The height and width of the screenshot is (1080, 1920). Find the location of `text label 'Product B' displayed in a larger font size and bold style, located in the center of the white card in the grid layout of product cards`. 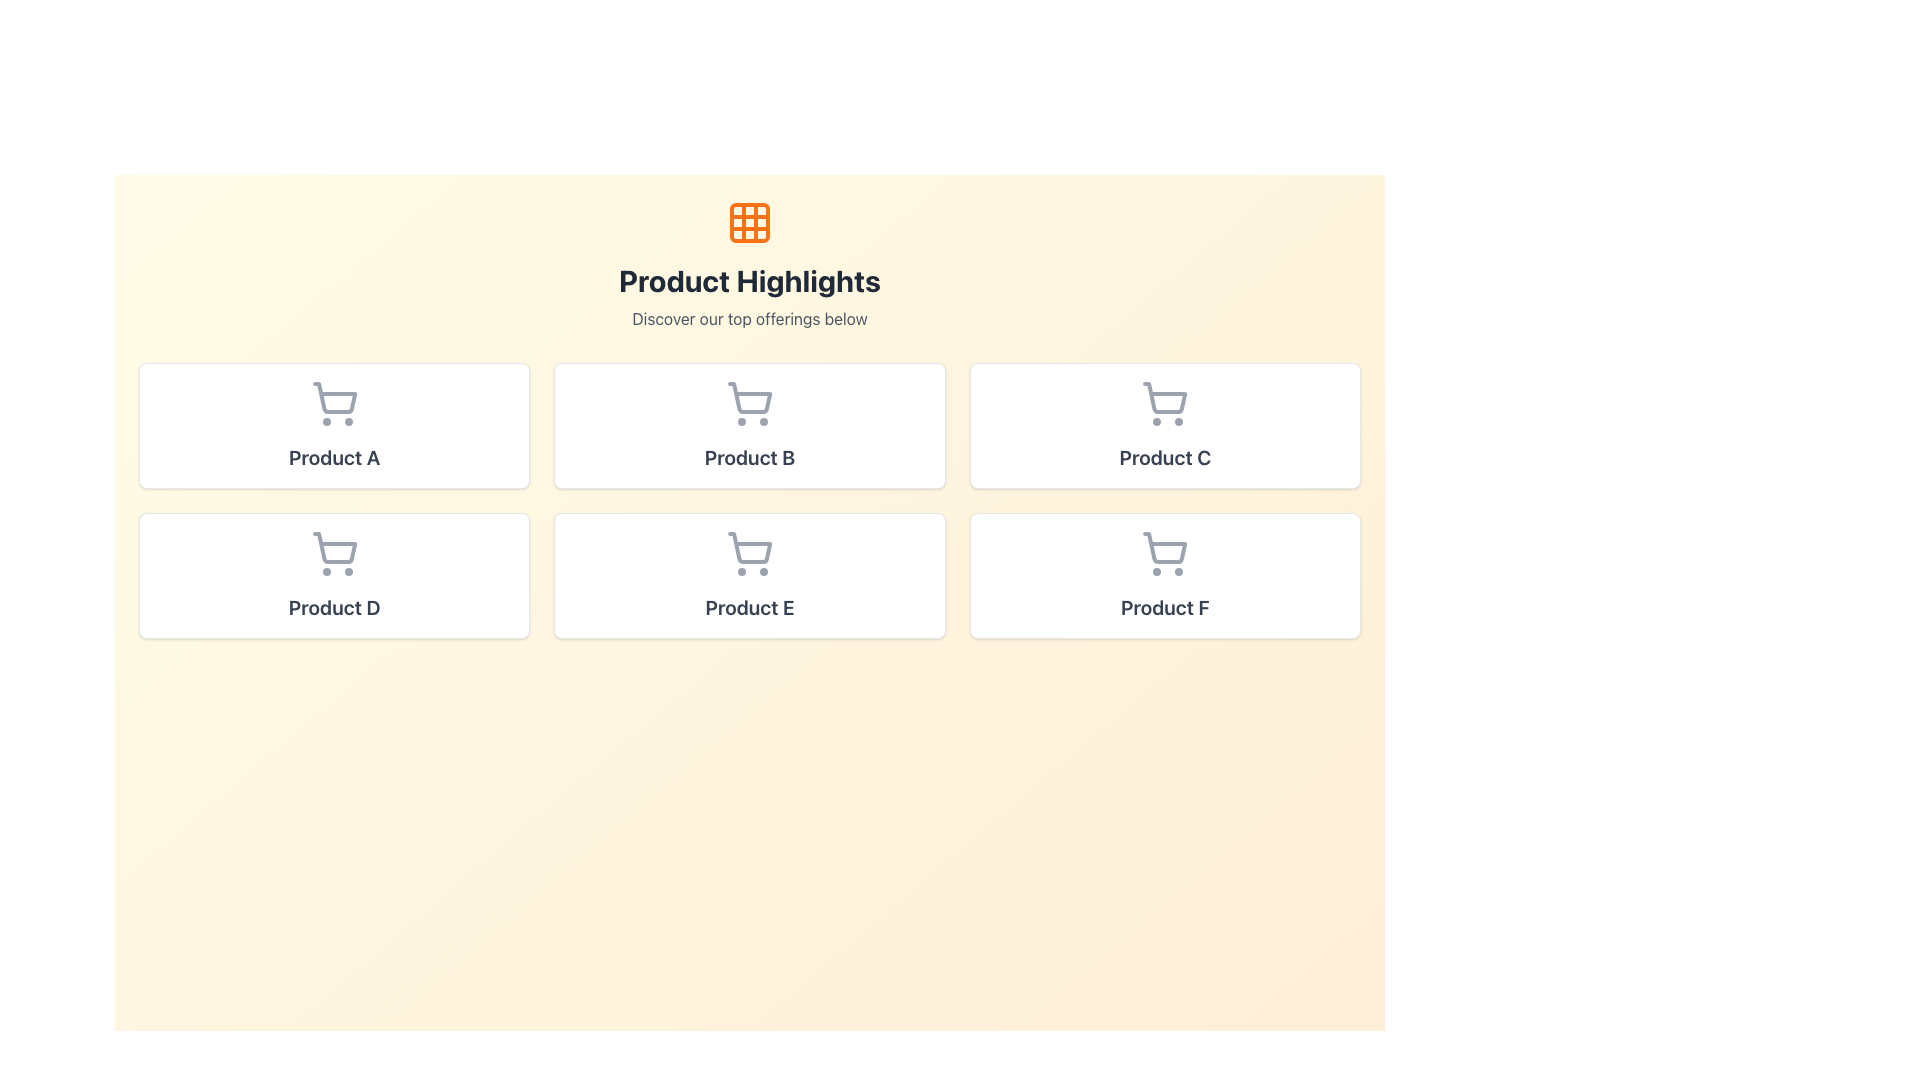

text label 'Product B' displayed in a larger font size and bold style, located in the center of the white card in the grid layout of product cards is located at coordinates (748, 458).